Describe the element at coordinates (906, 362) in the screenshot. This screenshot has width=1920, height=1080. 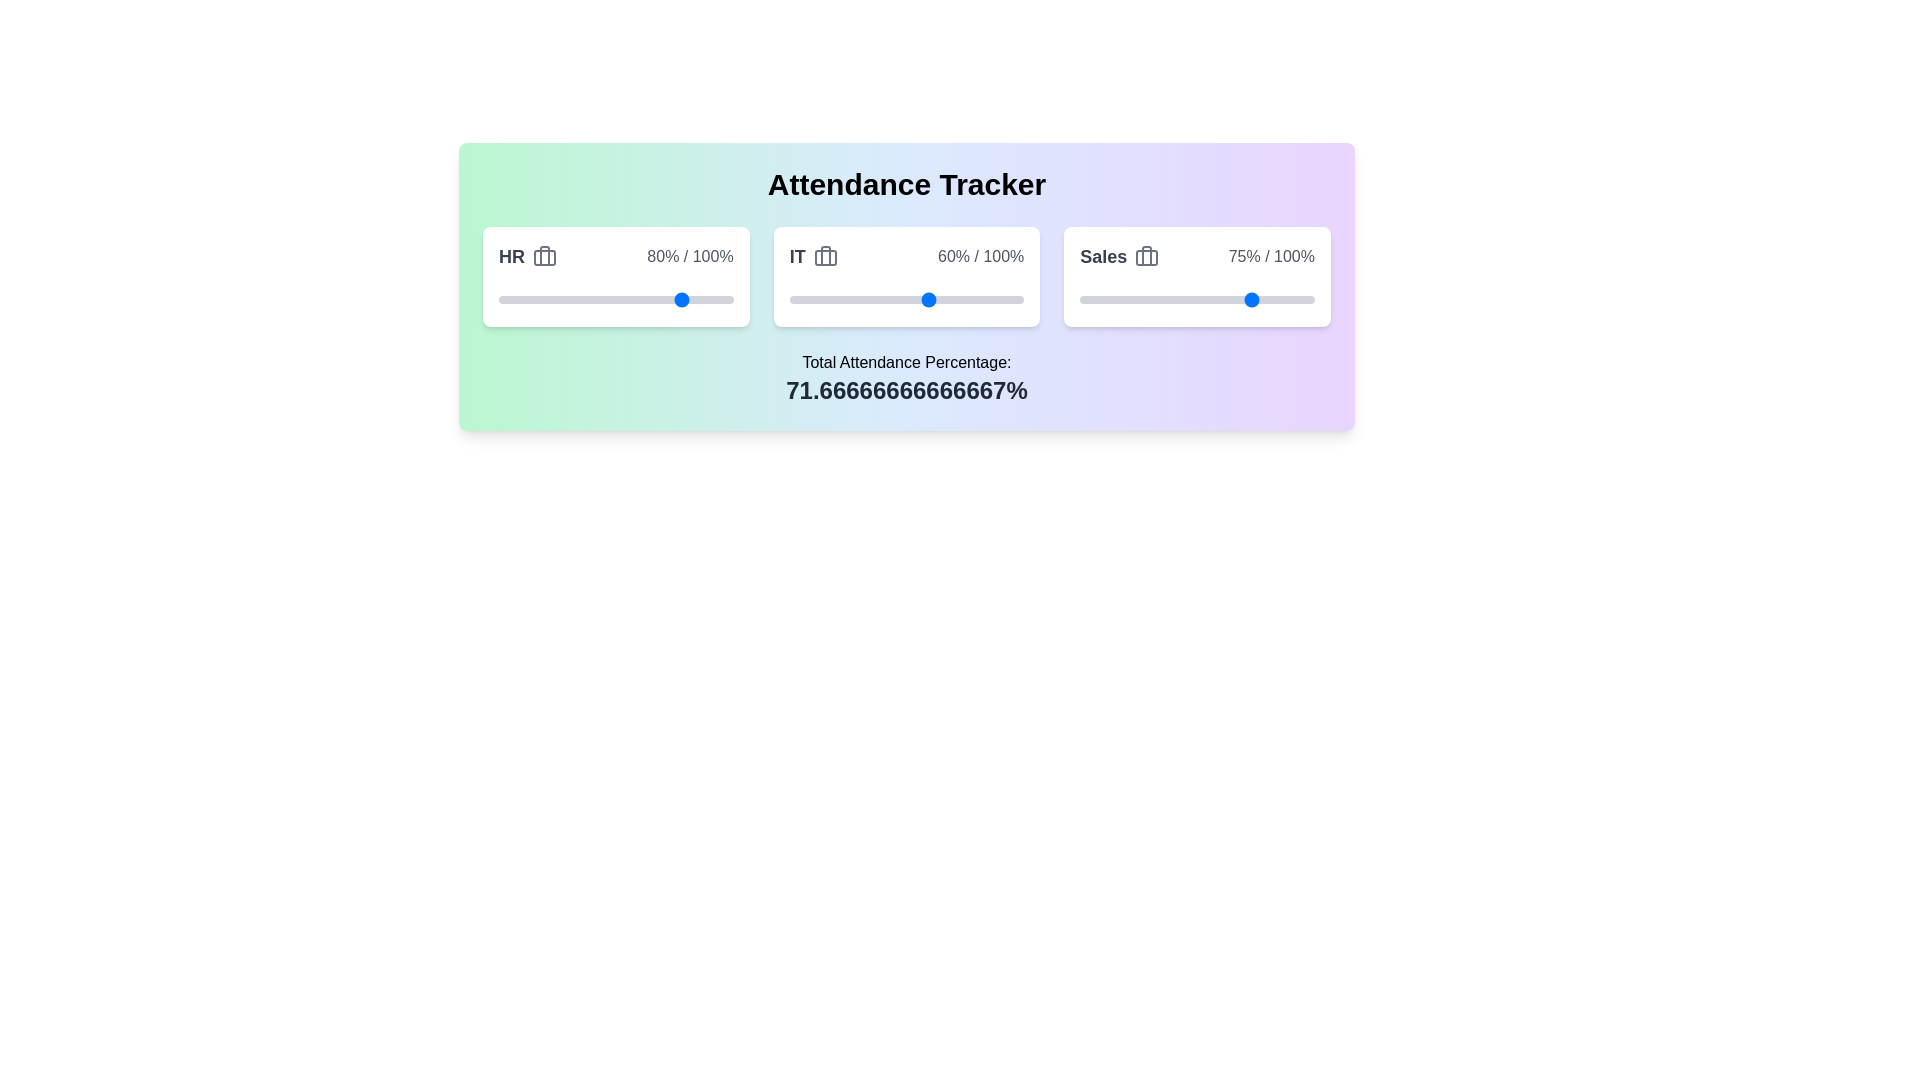
I see `the text label that describes the attendance percentage, positioned at the bottom of the attendance data panel, directly above the bold percentage value` at that location.